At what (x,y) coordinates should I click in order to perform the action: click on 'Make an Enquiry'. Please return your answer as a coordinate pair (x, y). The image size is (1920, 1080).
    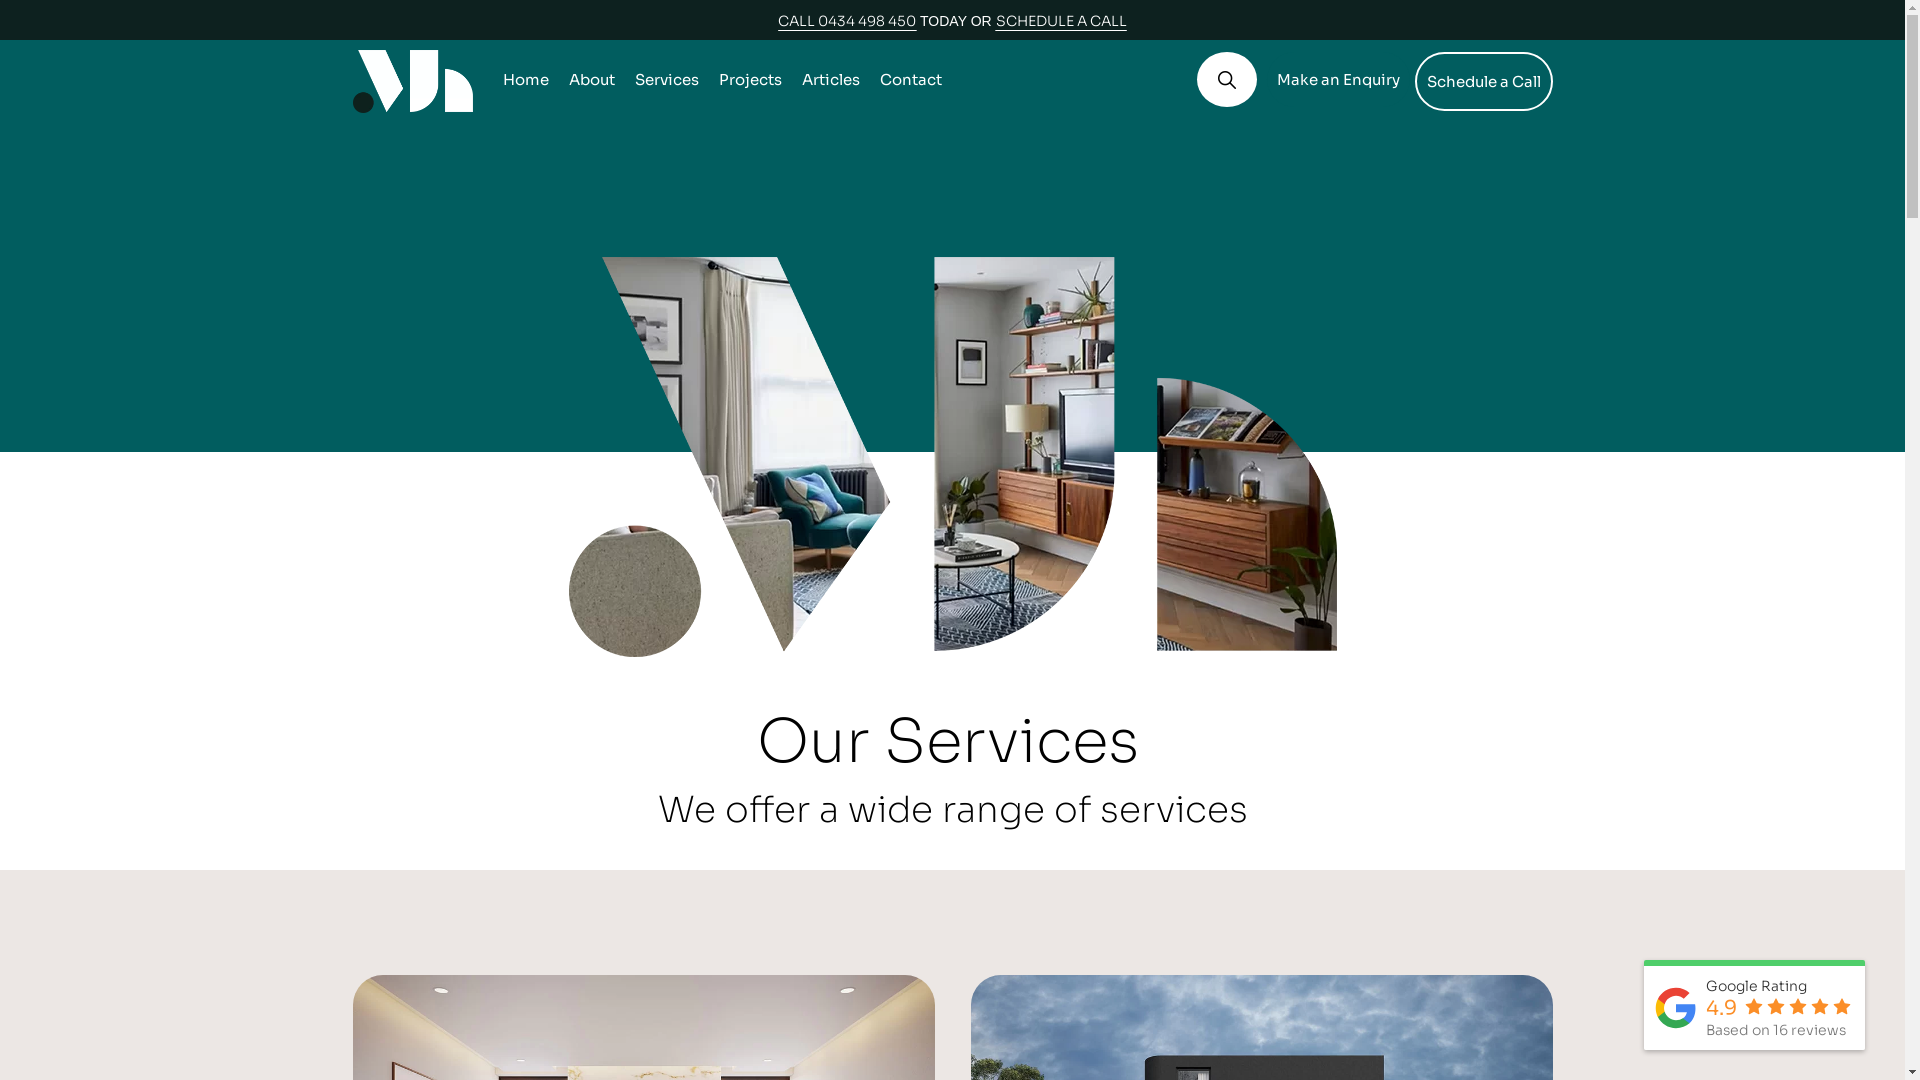
    Looking at the image, I should click on (1337, 78).